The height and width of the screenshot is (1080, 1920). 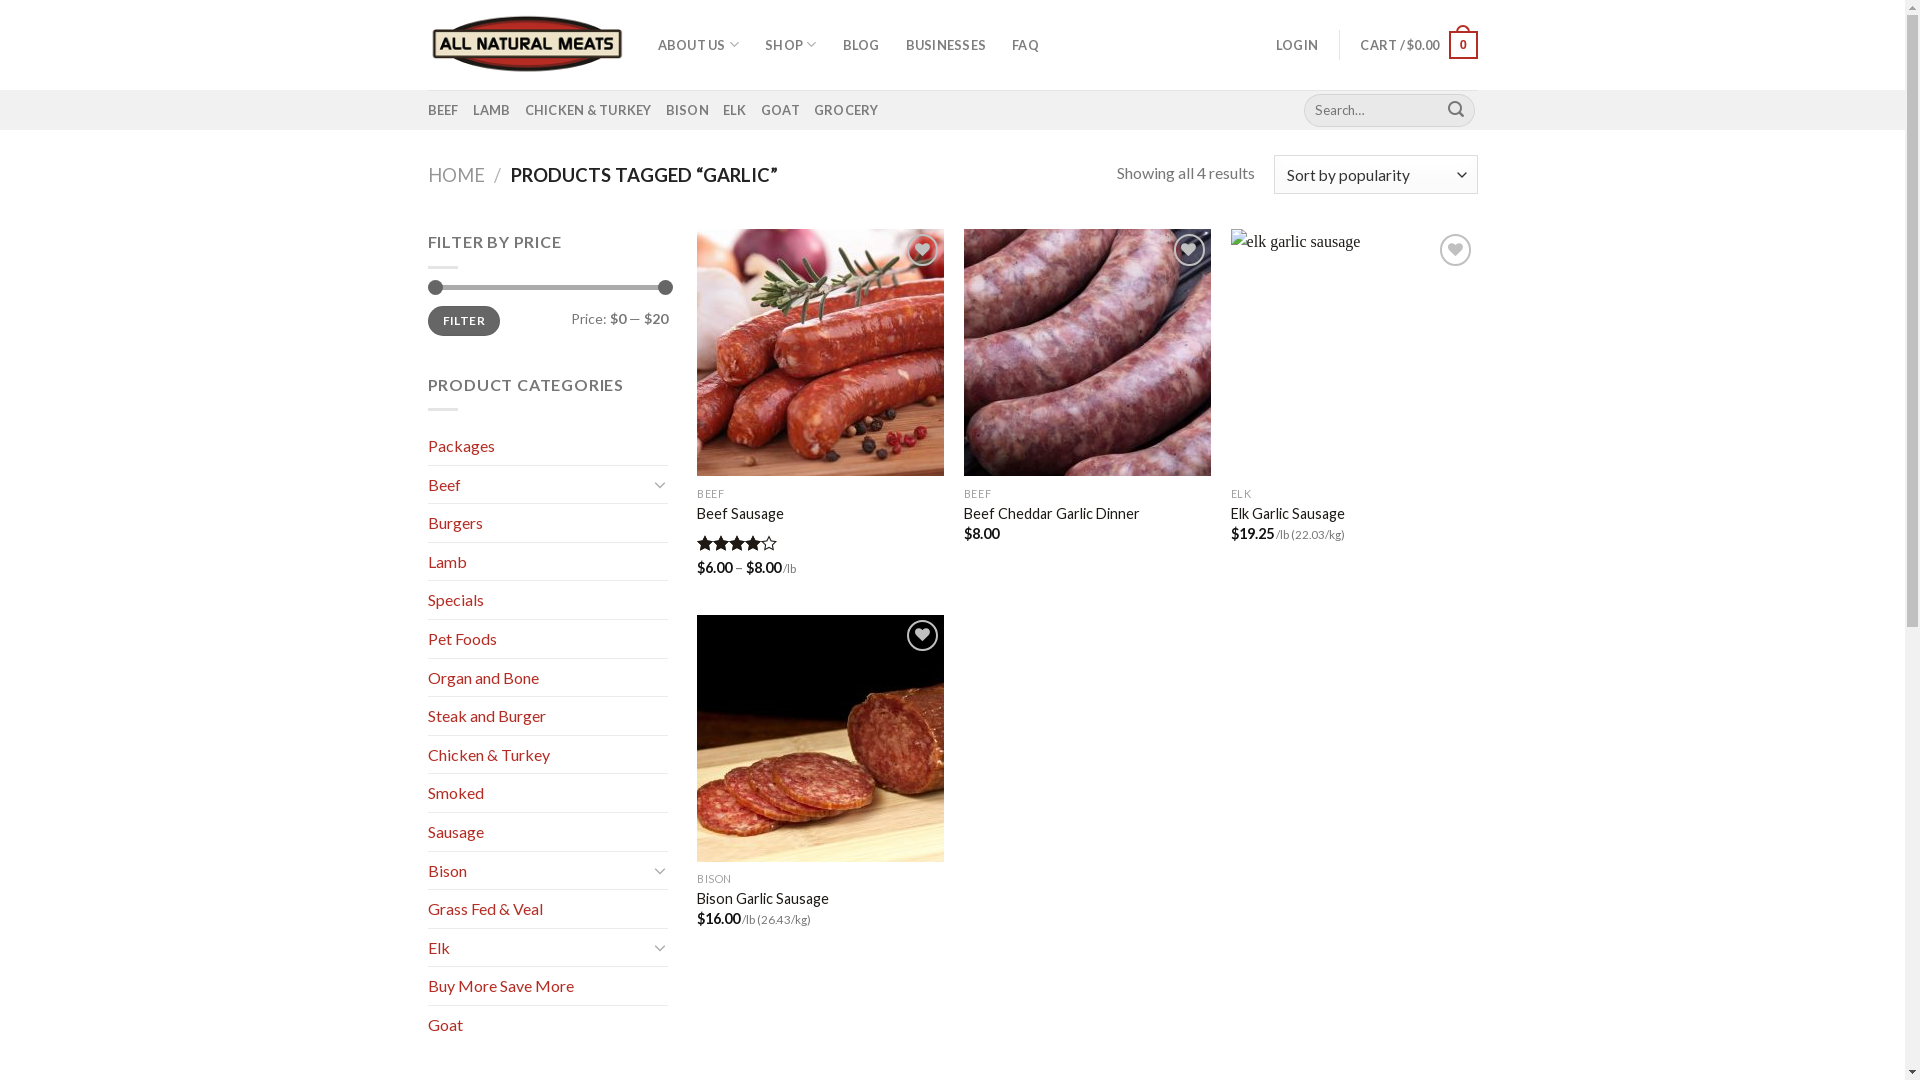 What do you see at coordinates (528, 44) in the screenshot?
I see `'All Natural Meats'` at bounding box center [528, 44].